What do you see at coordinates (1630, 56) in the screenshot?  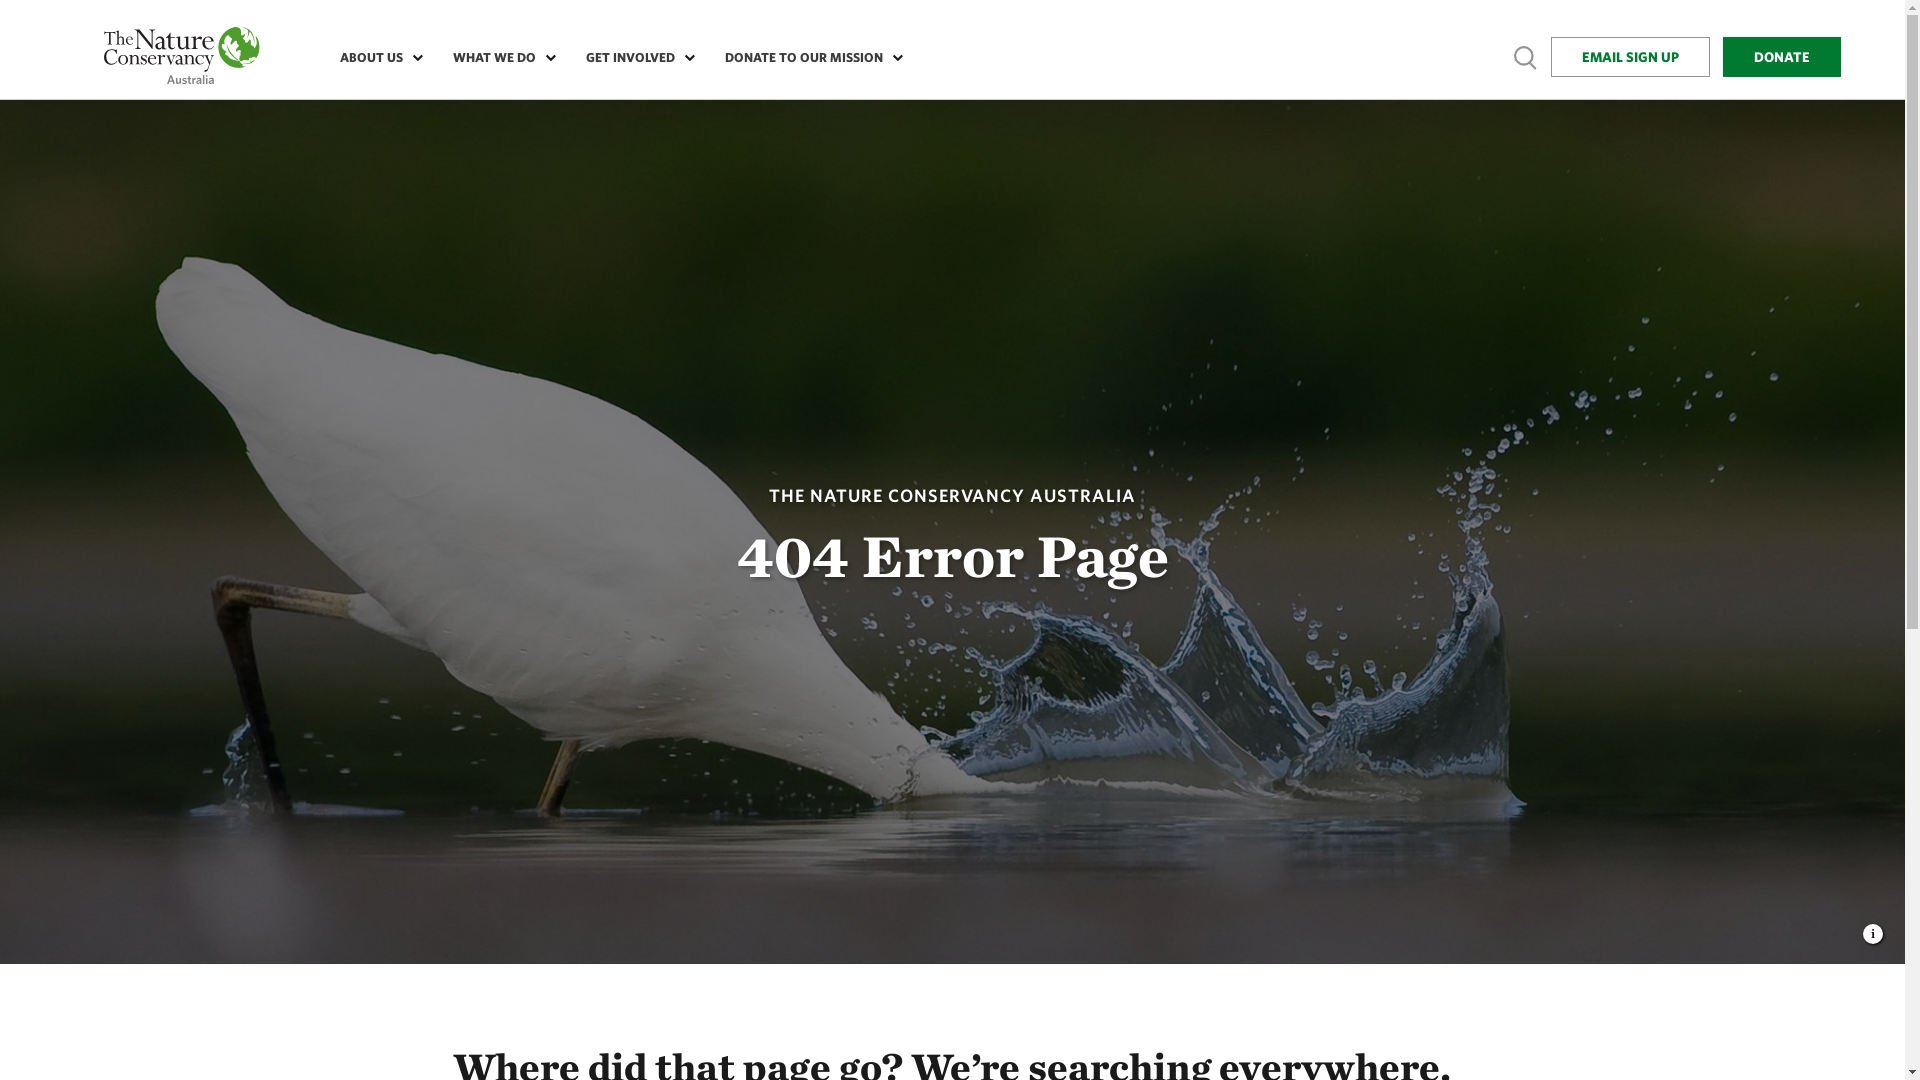 I see `'EMAIL SIGN UP'` at bounding box center [1630, 56].